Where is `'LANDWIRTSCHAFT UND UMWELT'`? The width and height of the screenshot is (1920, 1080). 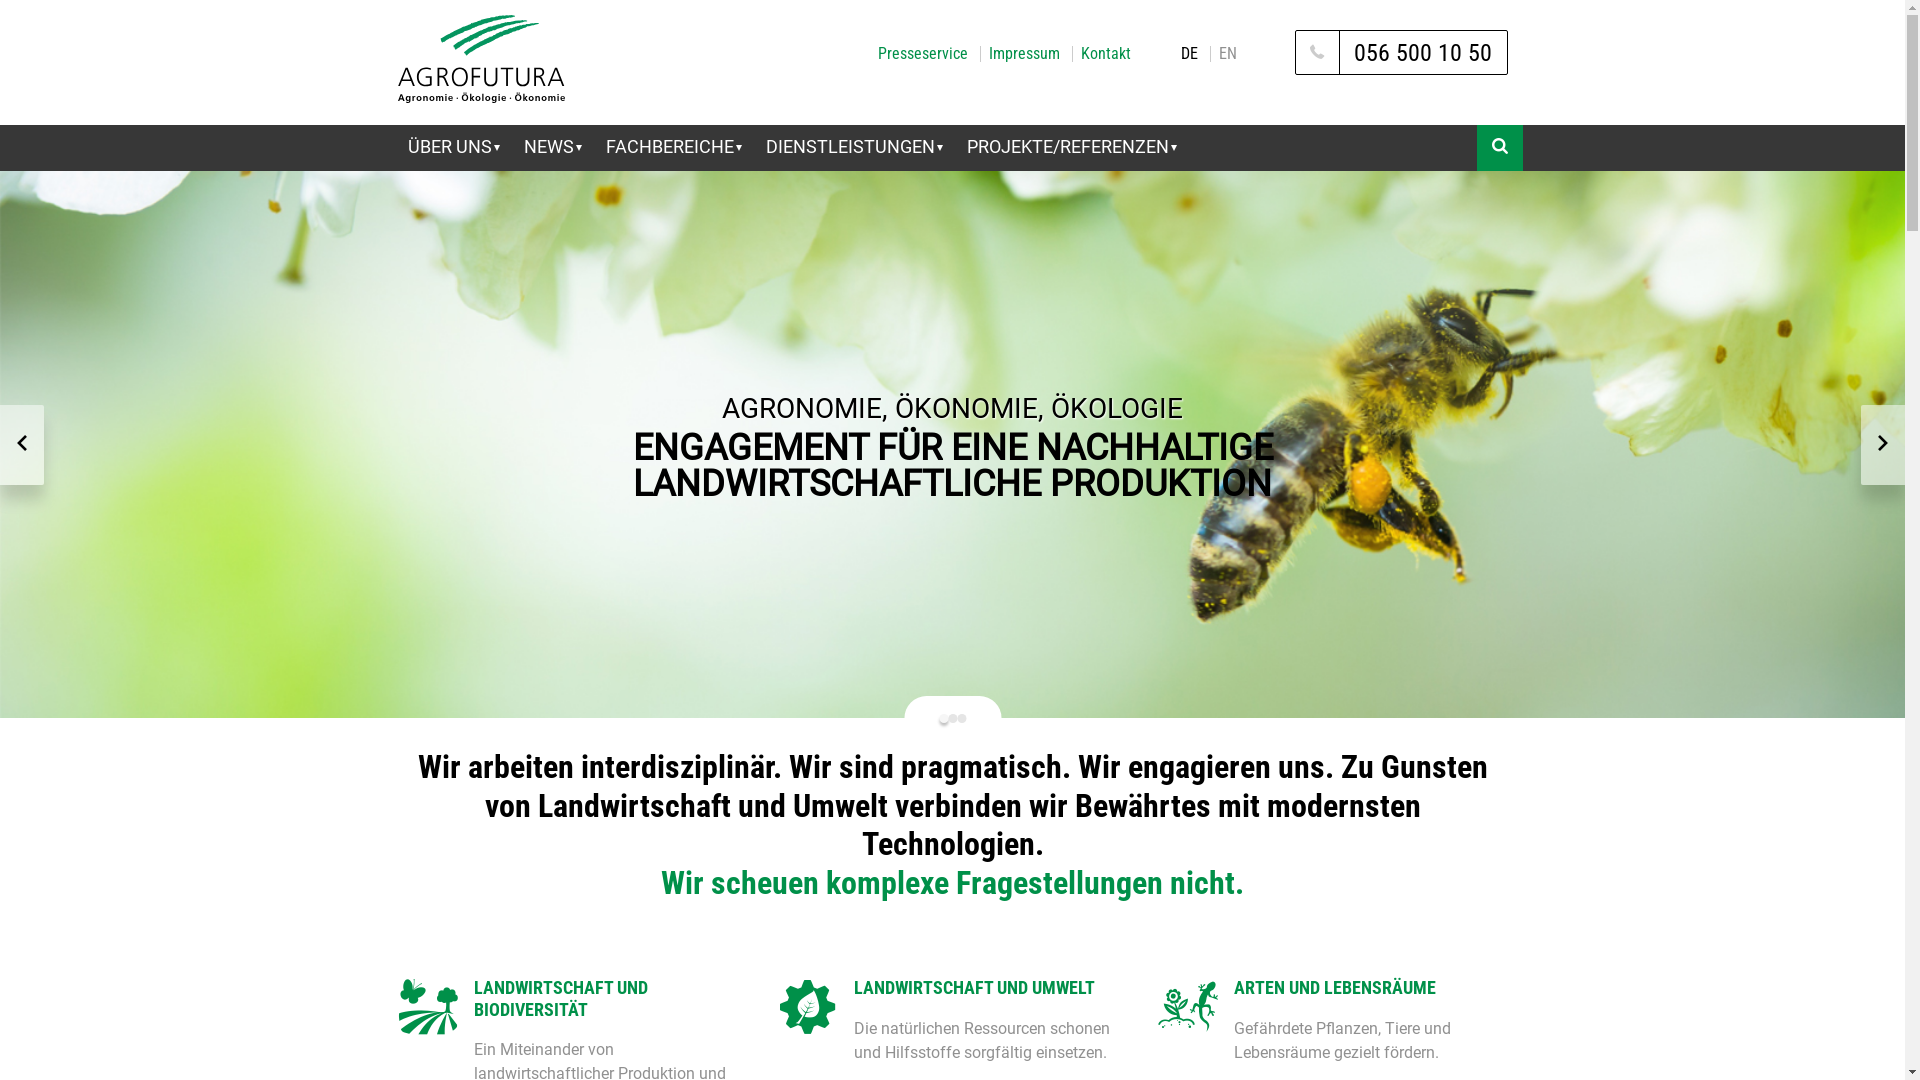
'LANDWIRTSCHAFT UND UMWELT' is located at coordinates (990, 986).